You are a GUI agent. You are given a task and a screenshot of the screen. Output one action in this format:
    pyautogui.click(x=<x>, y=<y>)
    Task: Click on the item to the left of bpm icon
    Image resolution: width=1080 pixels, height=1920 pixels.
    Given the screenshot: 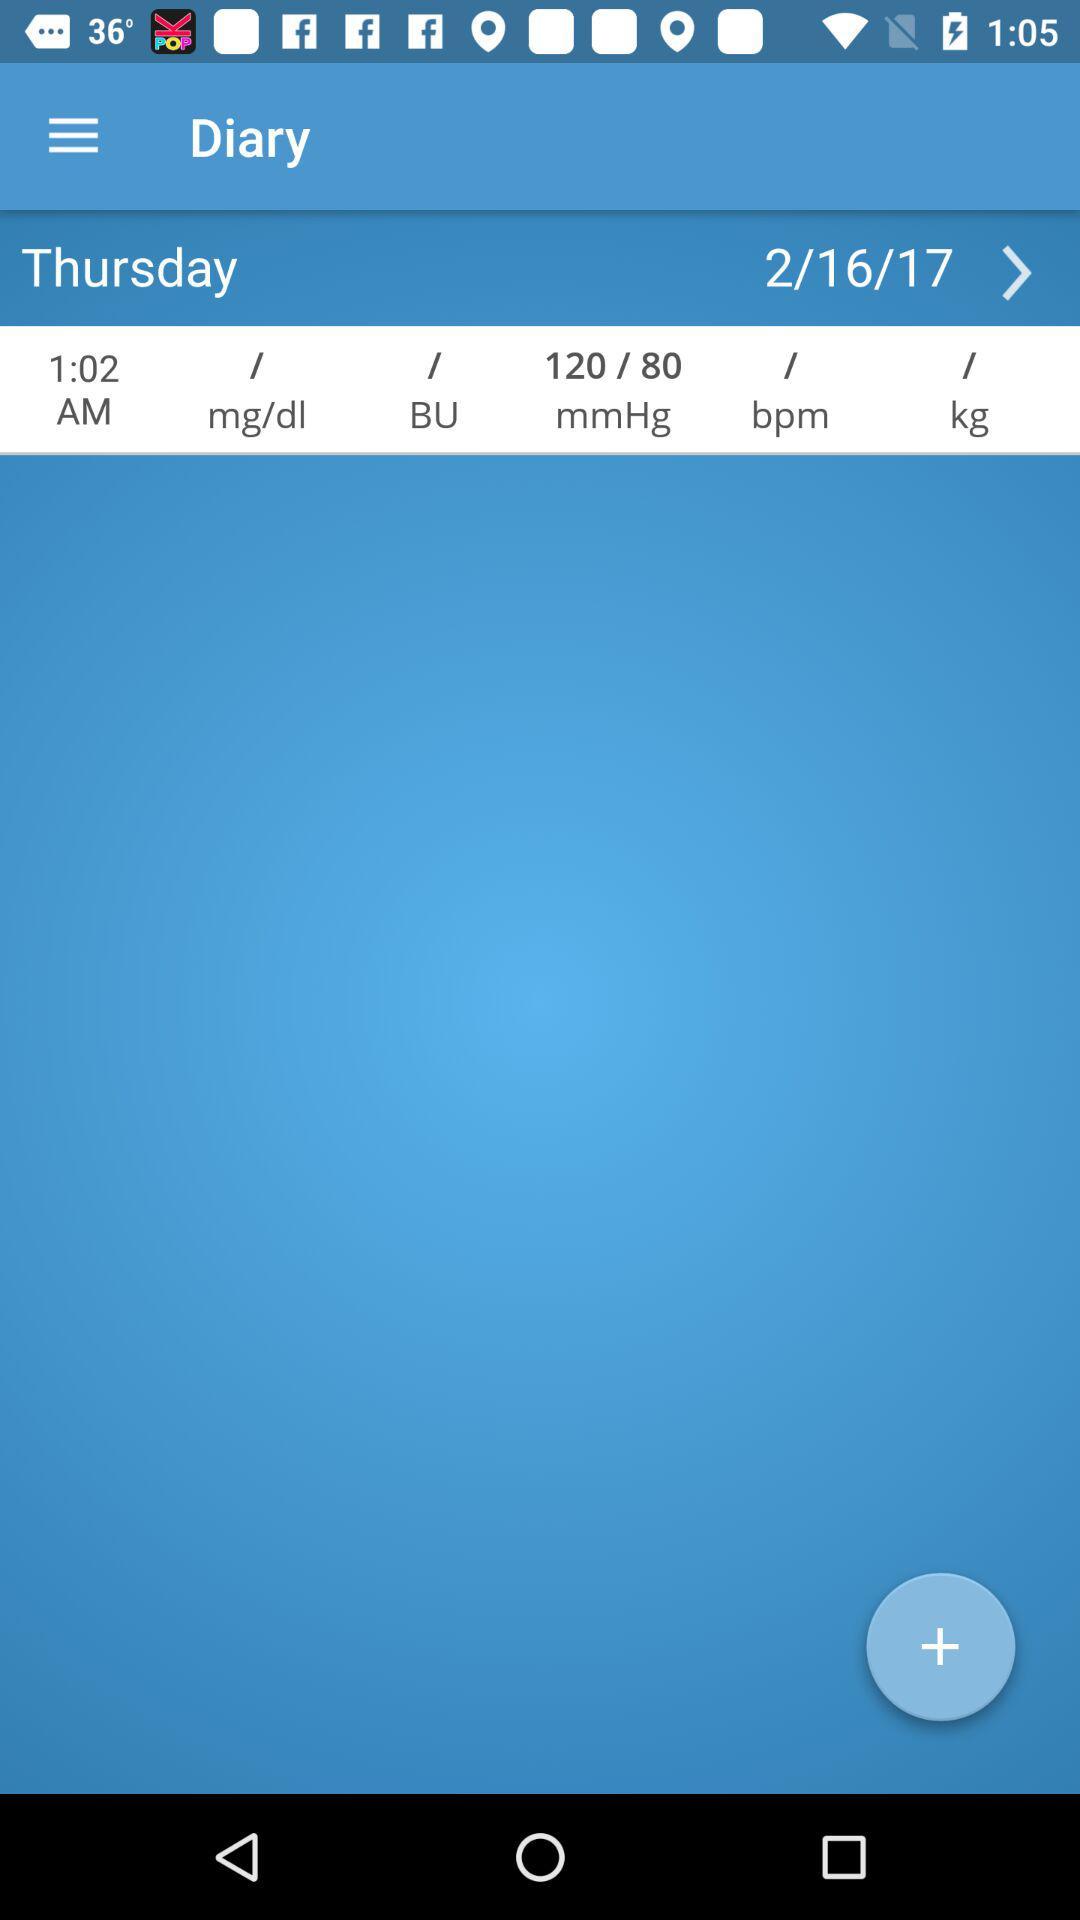 What is the action you would take?
    pyautogui.click(x=612, y=364)
    